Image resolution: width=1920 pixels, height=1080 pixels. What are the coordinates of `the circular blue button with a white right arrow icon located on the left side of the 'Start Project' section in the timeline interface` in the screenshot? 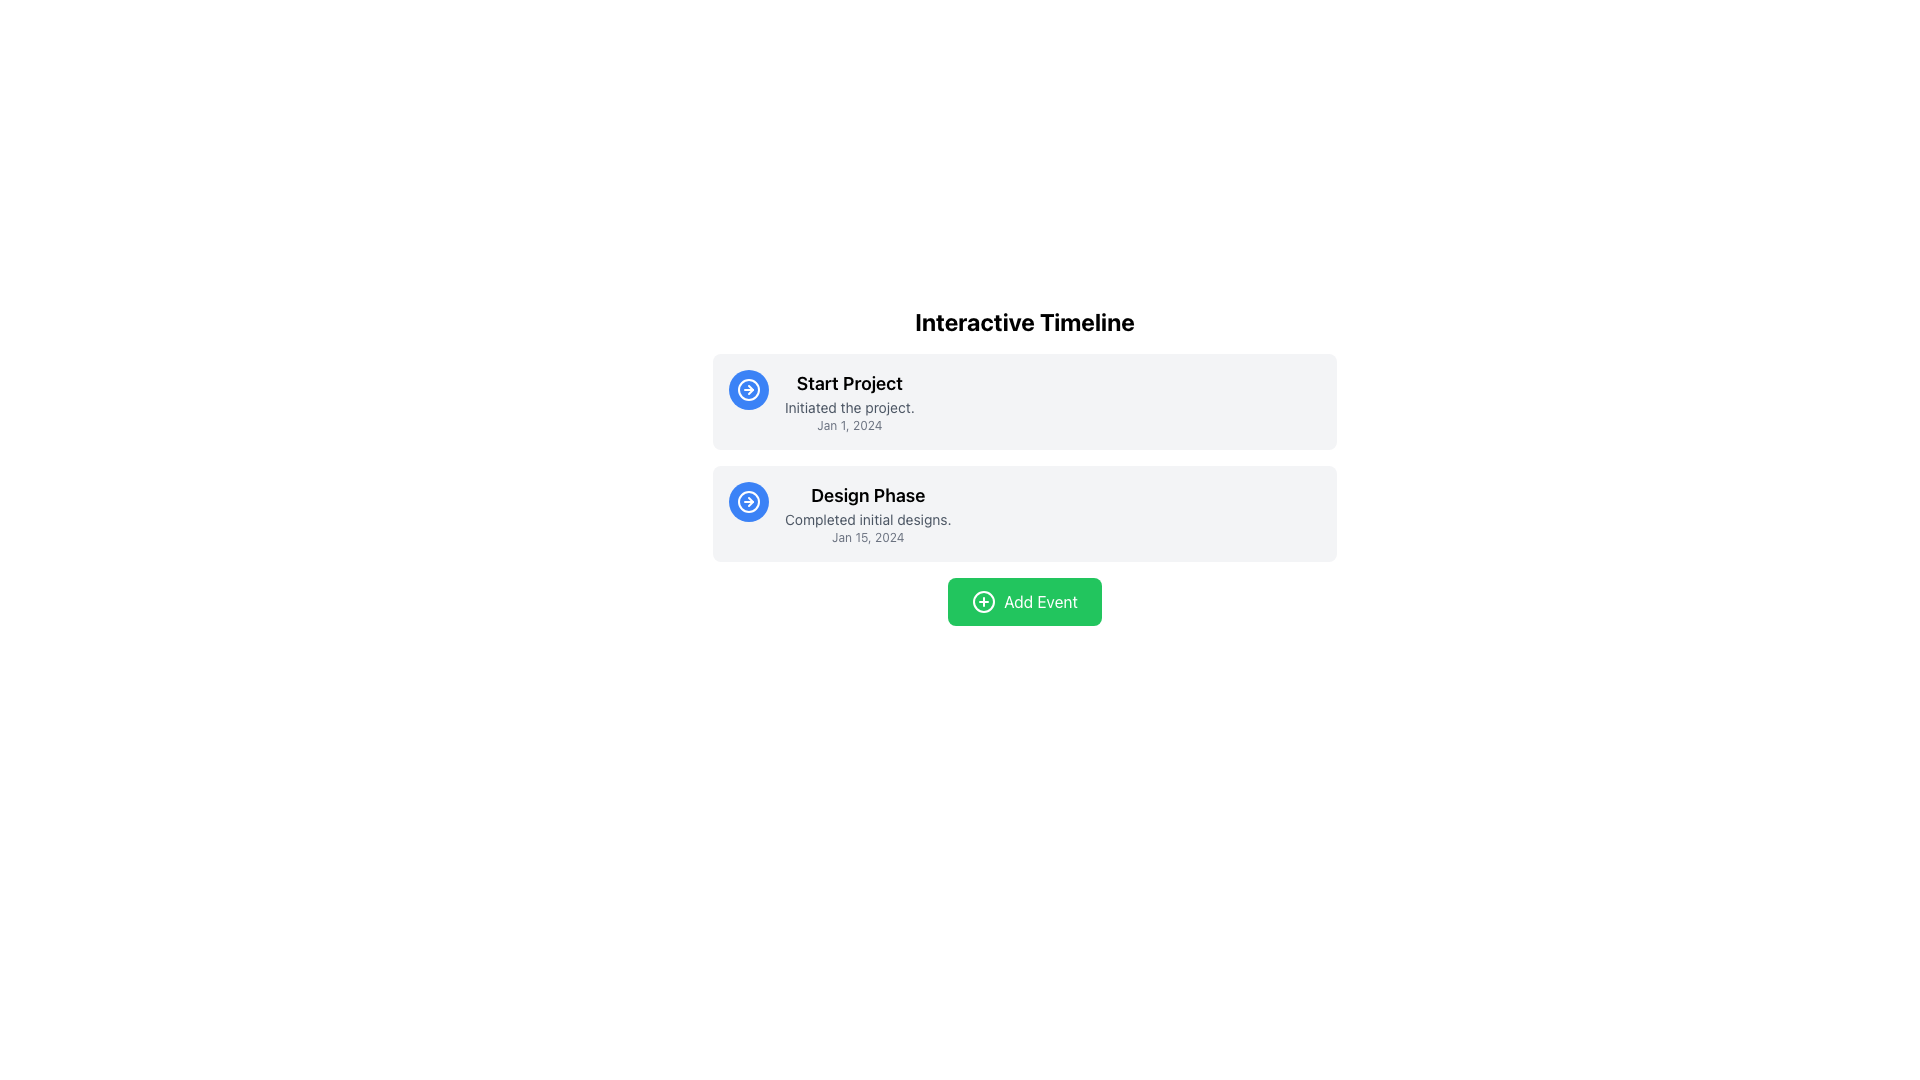 It's located at (747, 389).